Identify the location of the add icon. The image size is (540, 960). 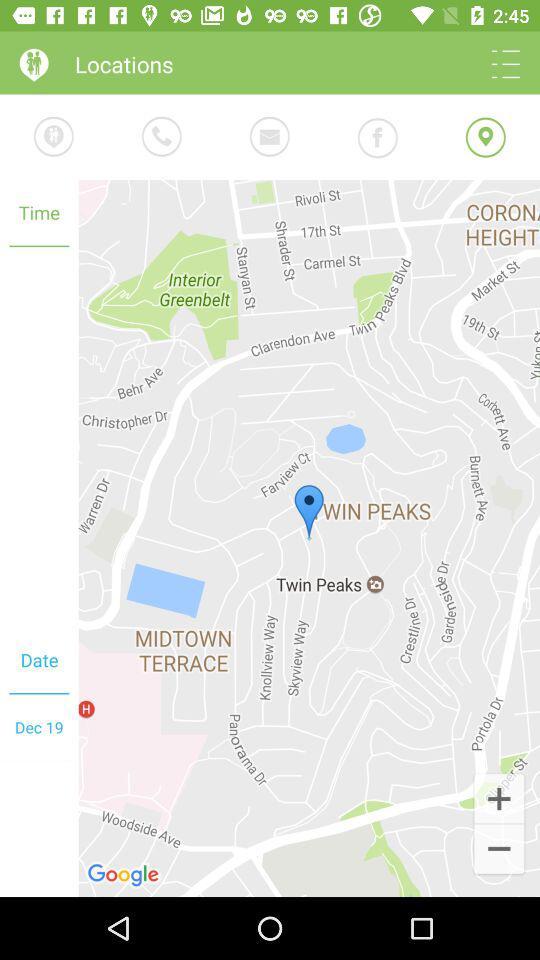
(498, 798).